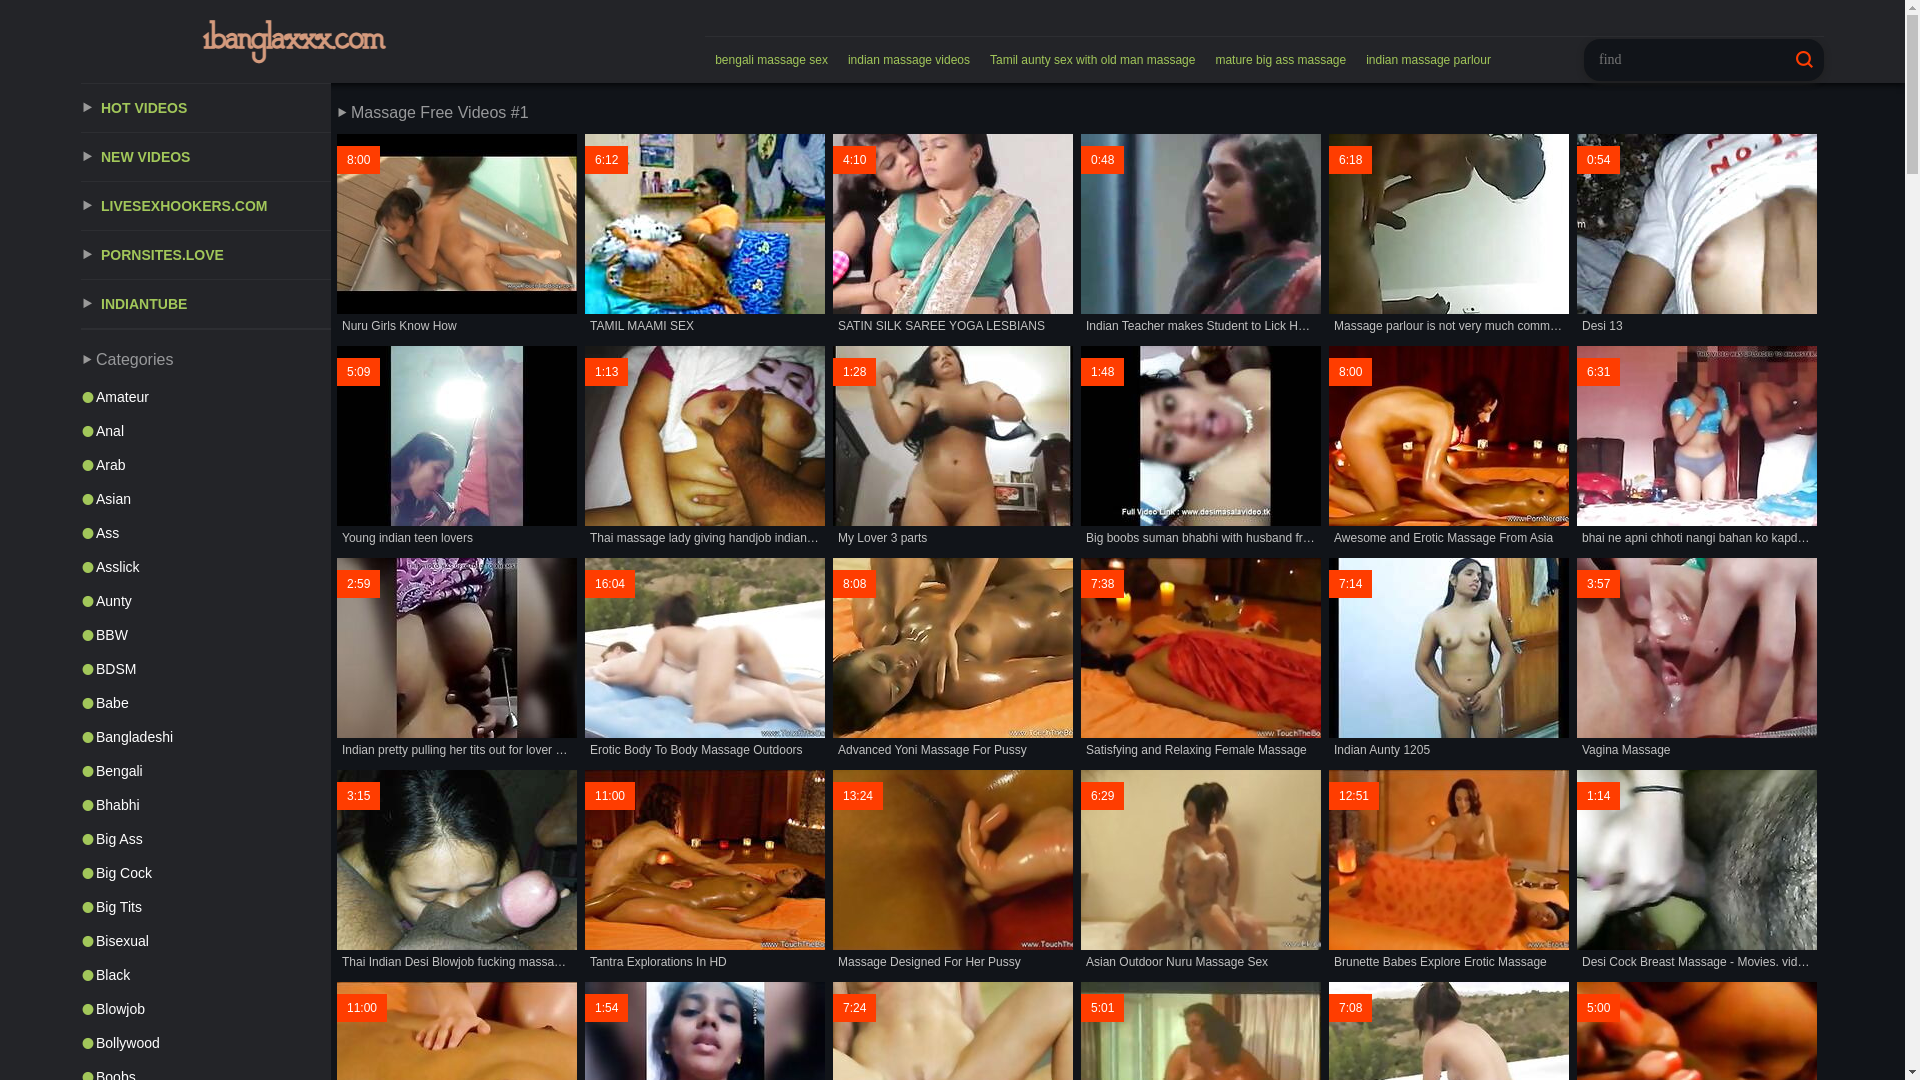 This screenshot has width=1920, height=1080. Describe the element at coordinates (952, 234) in the screenshot. I see `'4:10` at that location.